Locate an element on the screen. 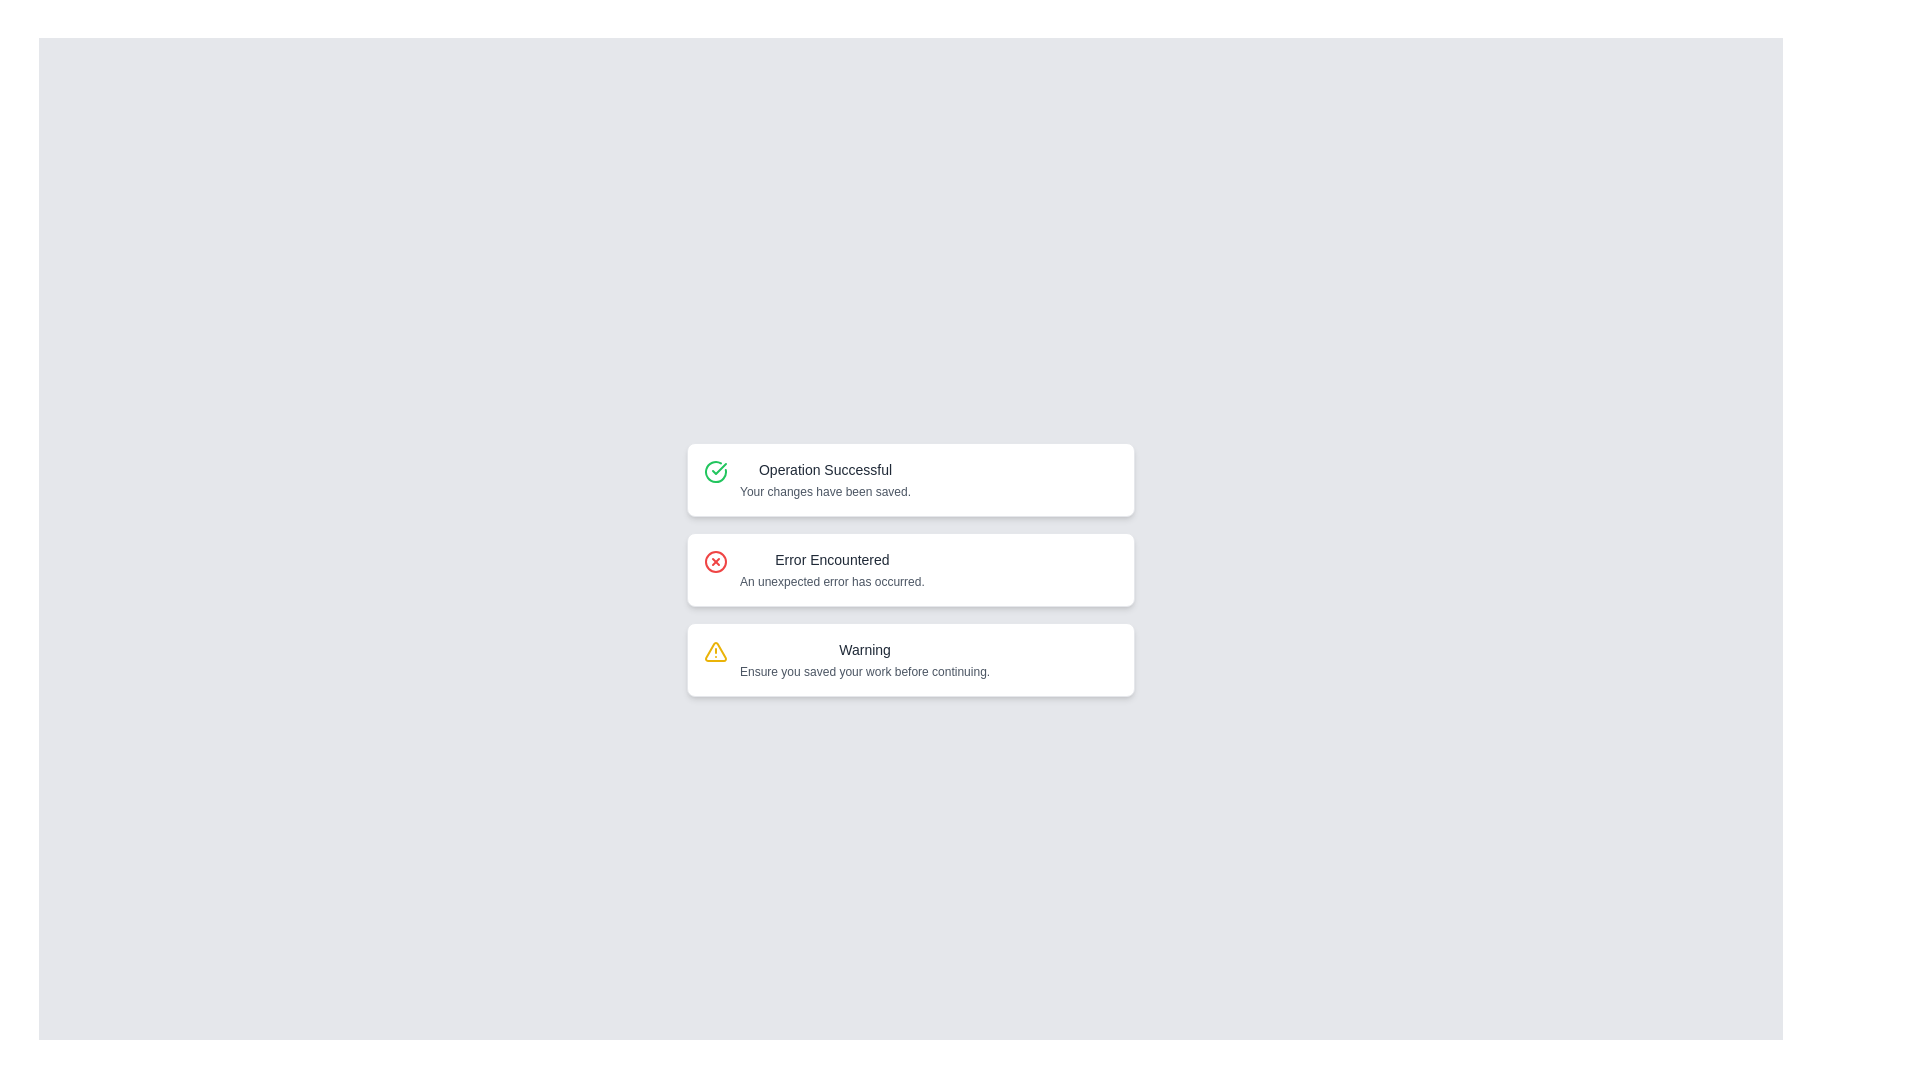  the text element that displays 'Operation Successful', which is styled in a small font size, medium weight, and dark gray color, located at the top of the notification card is located at coordinates (825, 470).